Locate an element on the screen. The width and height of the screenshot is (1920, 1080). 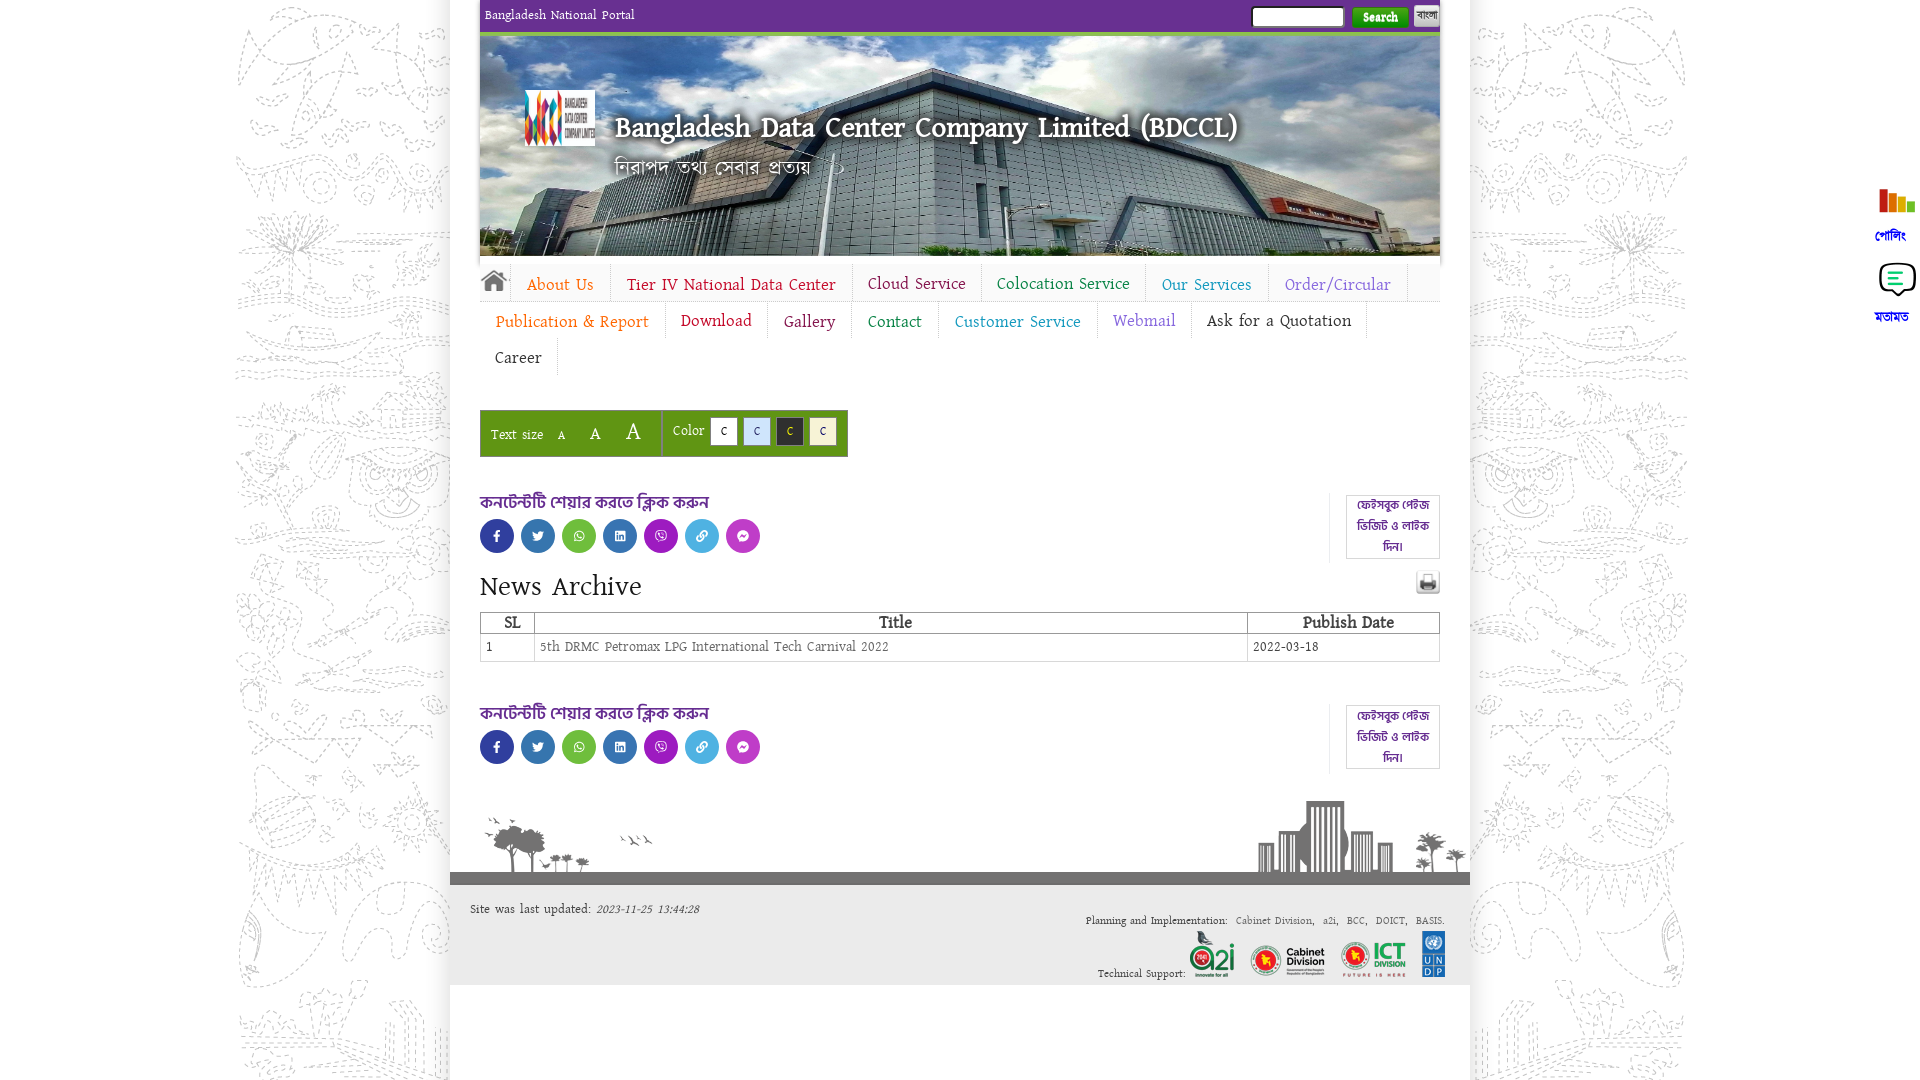
'Cabinet Division' is located at coordinates (1272, 920).